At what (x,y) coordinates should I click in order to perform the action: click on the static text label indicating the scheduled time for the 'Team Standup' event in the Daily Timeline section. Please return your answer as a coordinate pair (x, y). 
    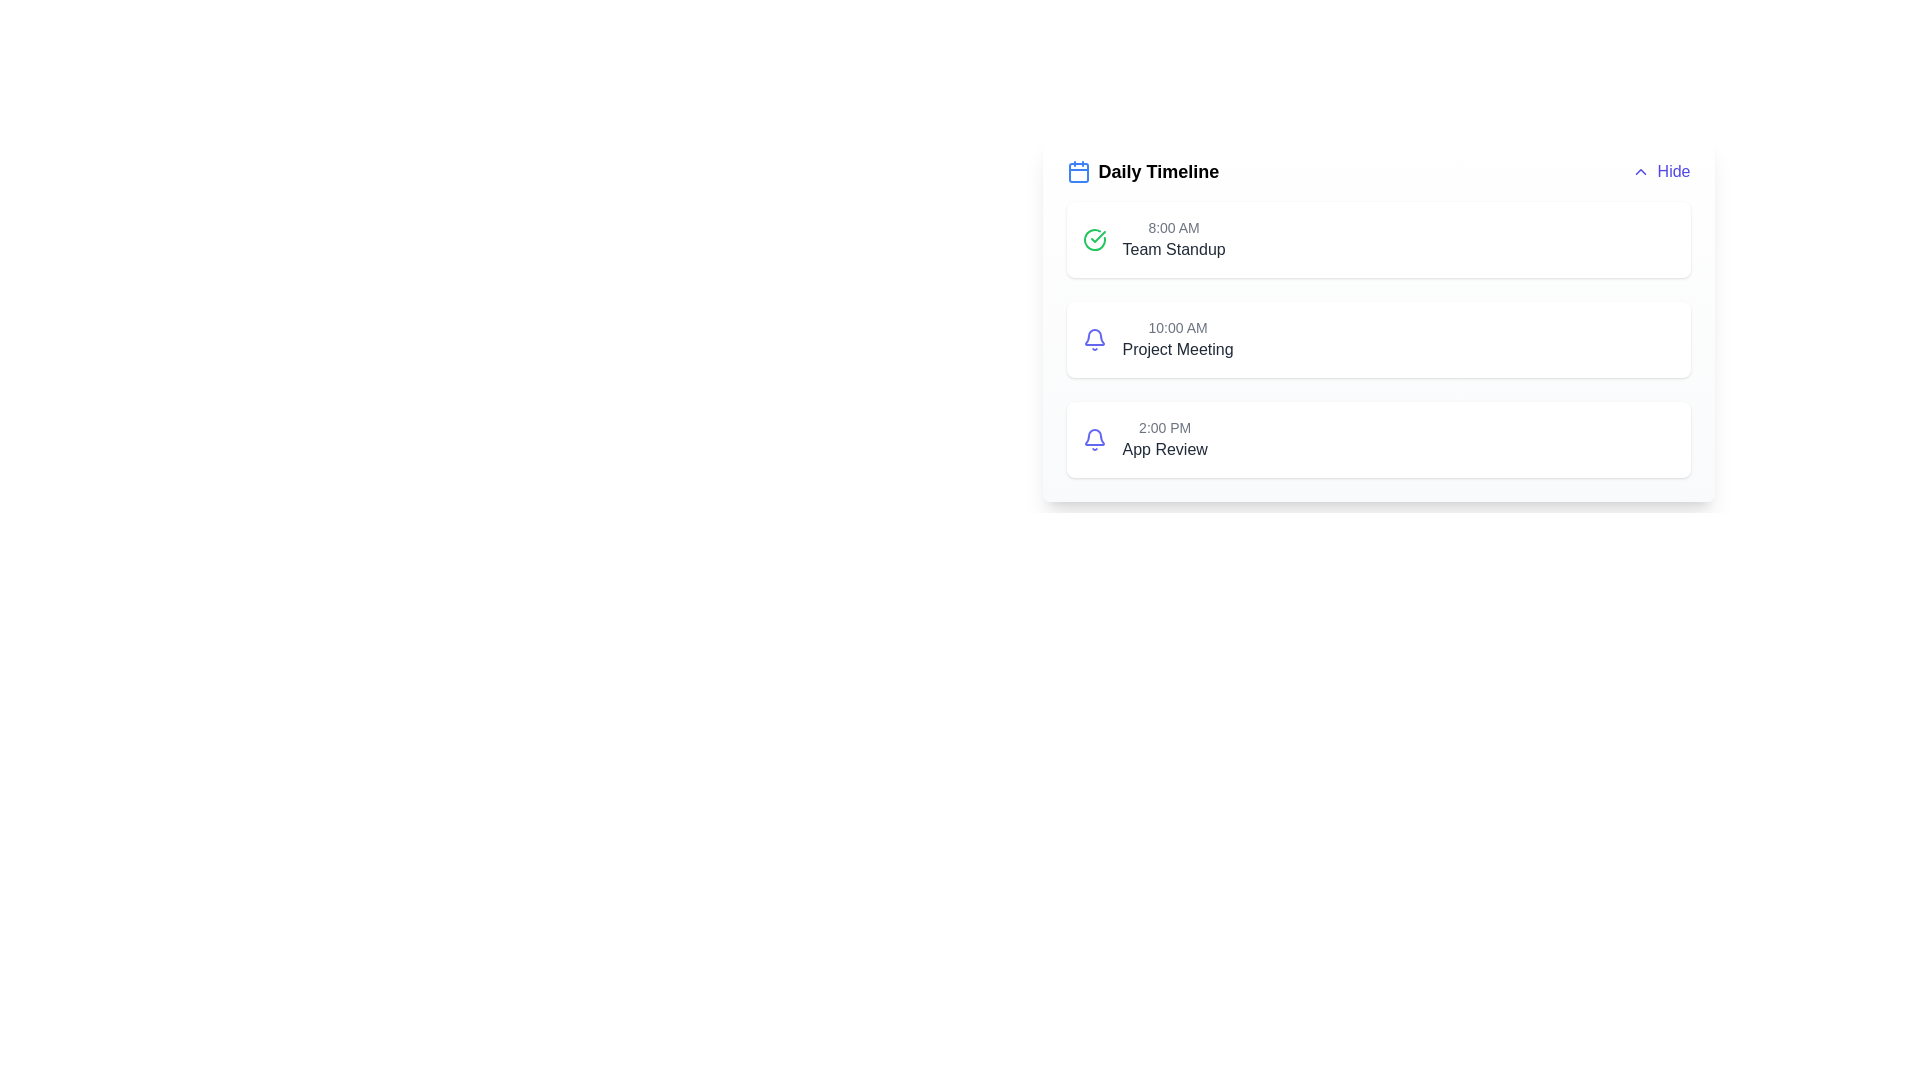
    Looking at the image, I should click on (1174, 226).